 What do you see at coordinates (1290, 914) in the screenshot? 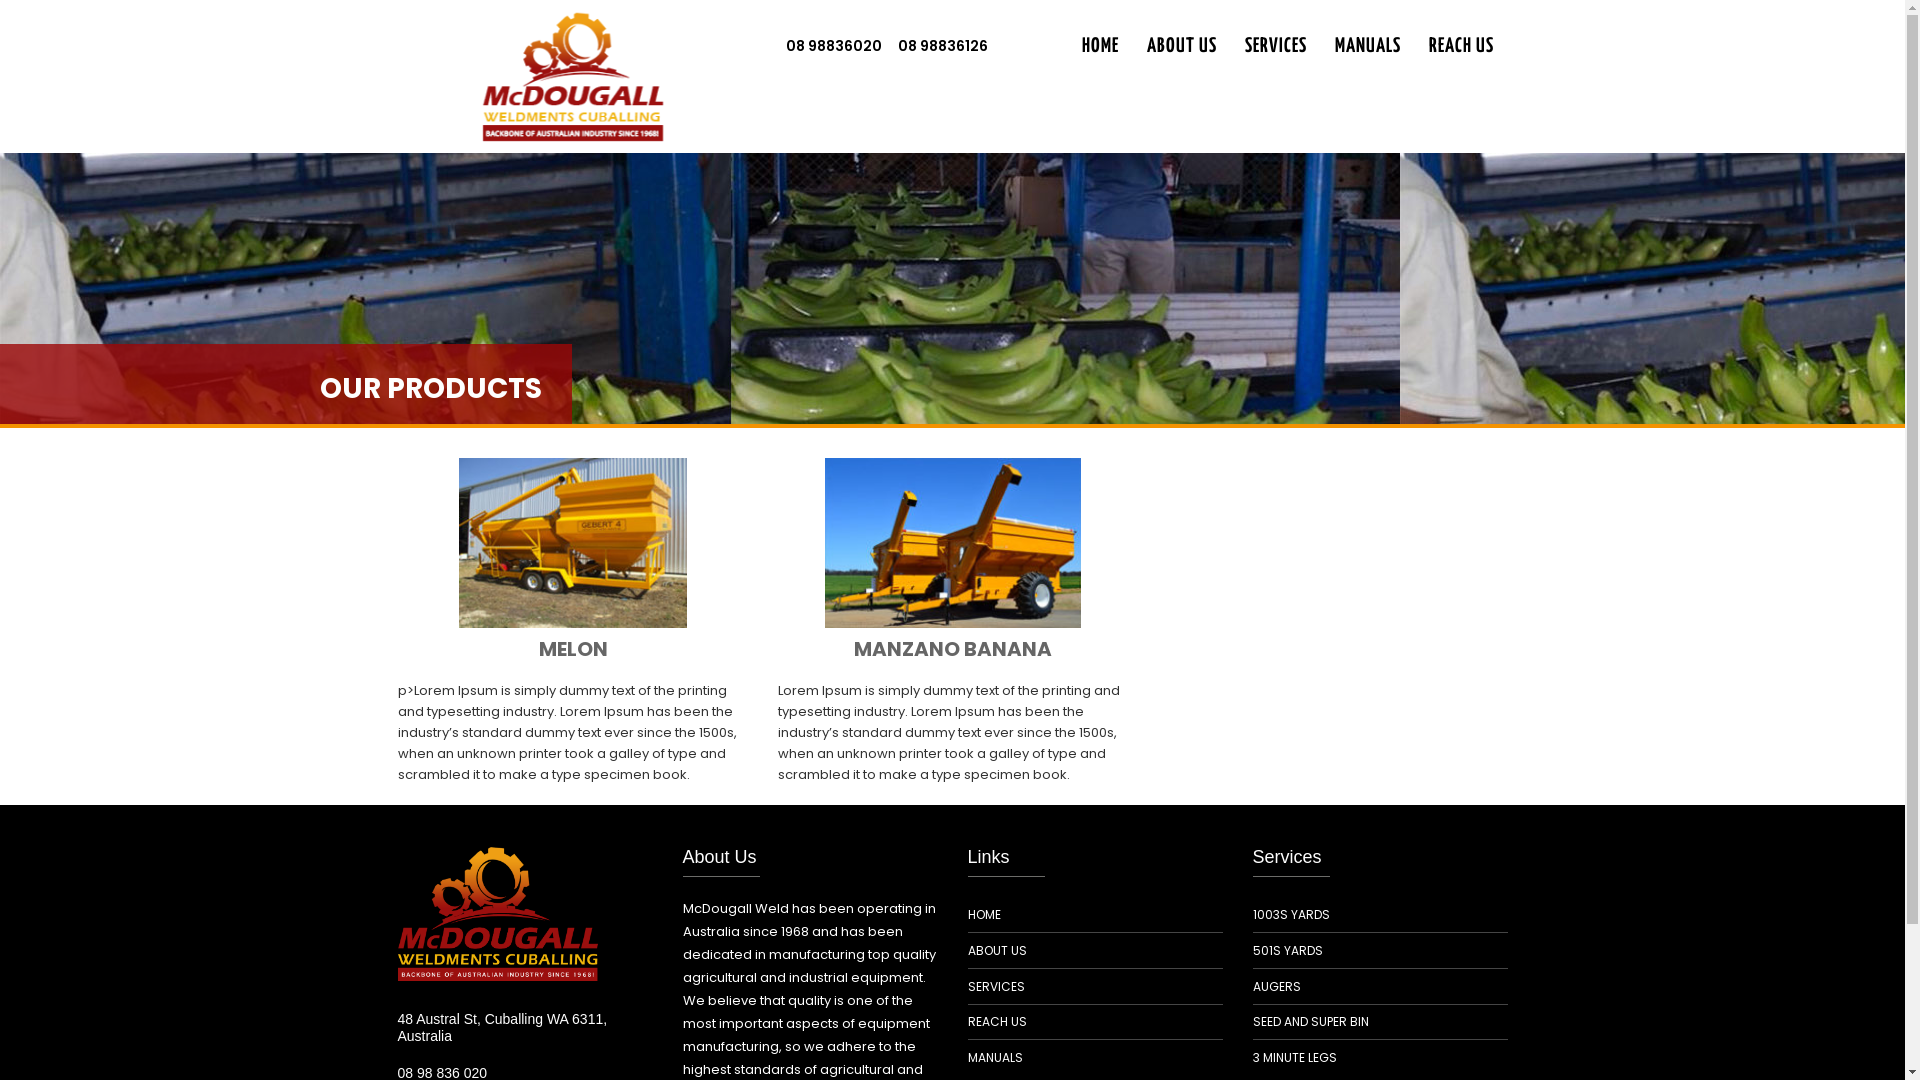
I see `'1003S YARDS'` at bounding box center [1290, 914].